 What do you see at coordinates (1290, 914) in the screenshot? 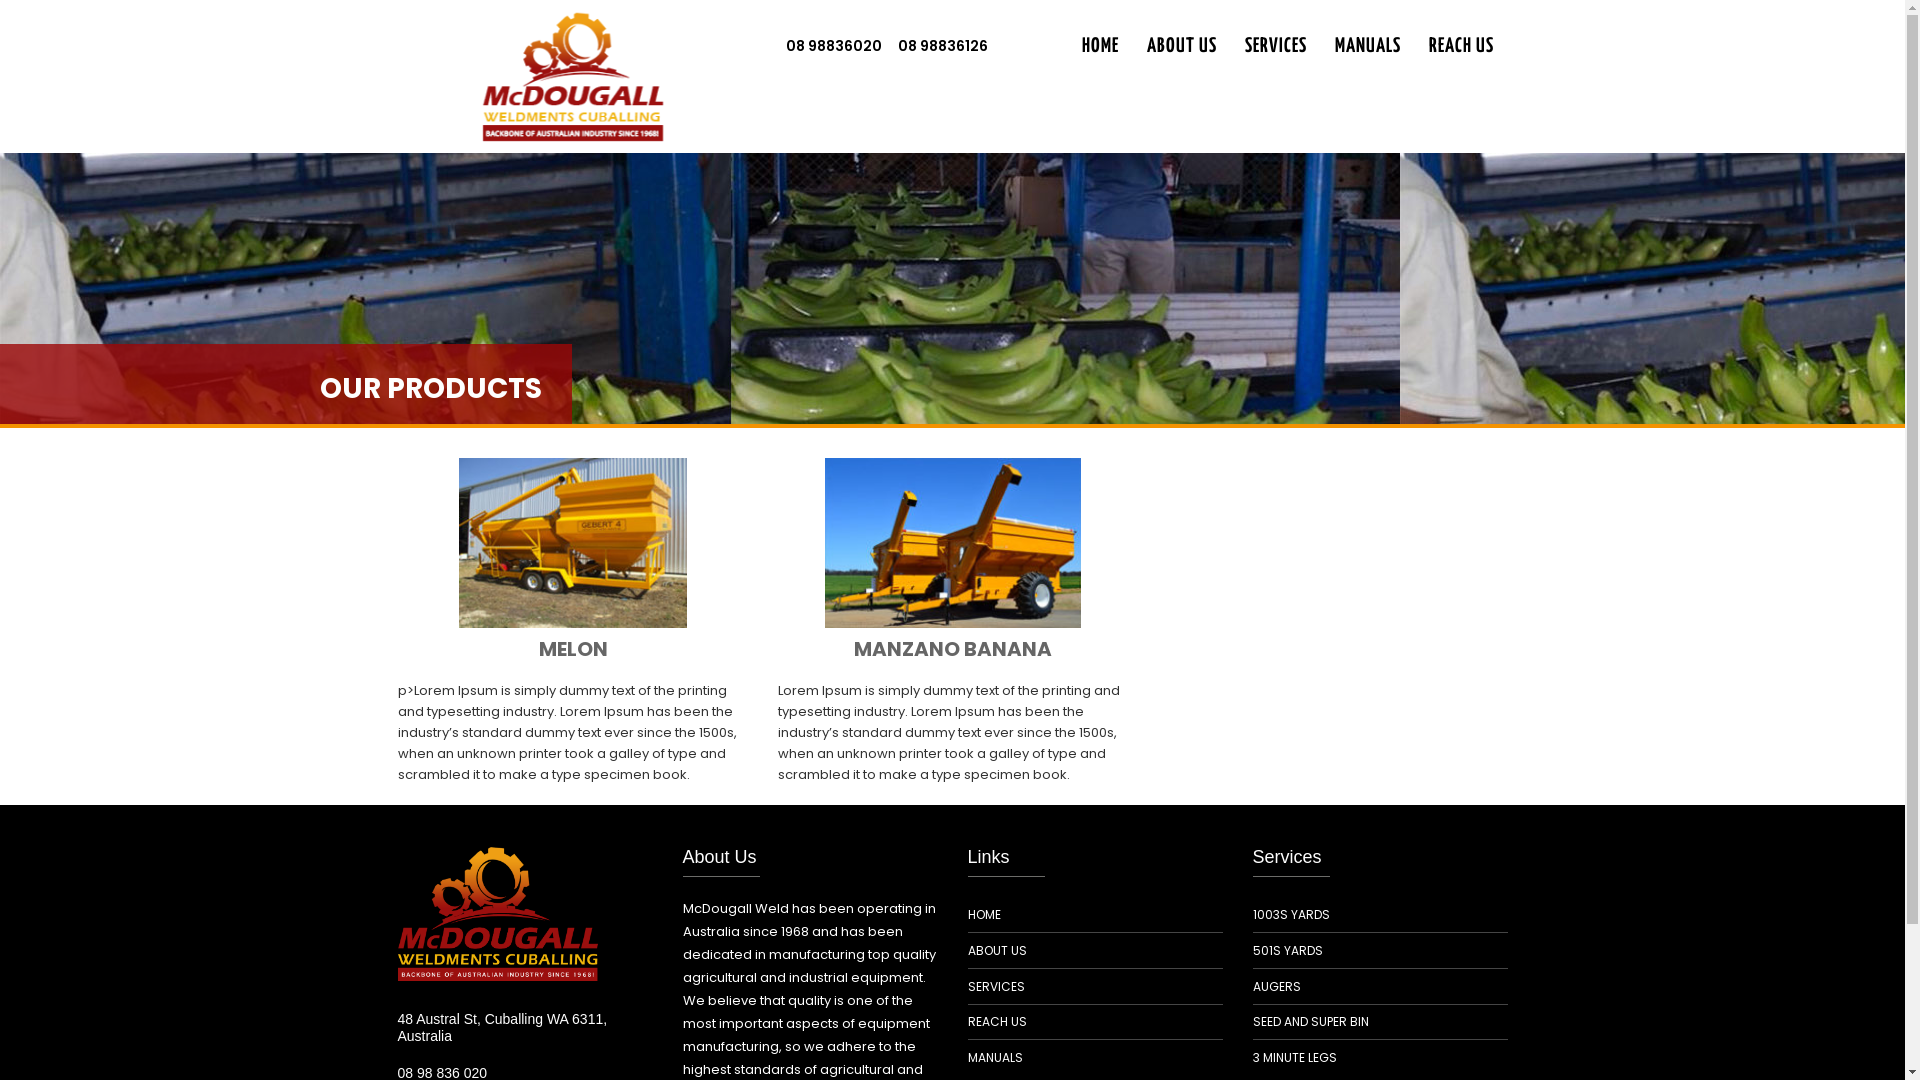
I see `'1003S YARDS'` at bounding box center [1290, 914].